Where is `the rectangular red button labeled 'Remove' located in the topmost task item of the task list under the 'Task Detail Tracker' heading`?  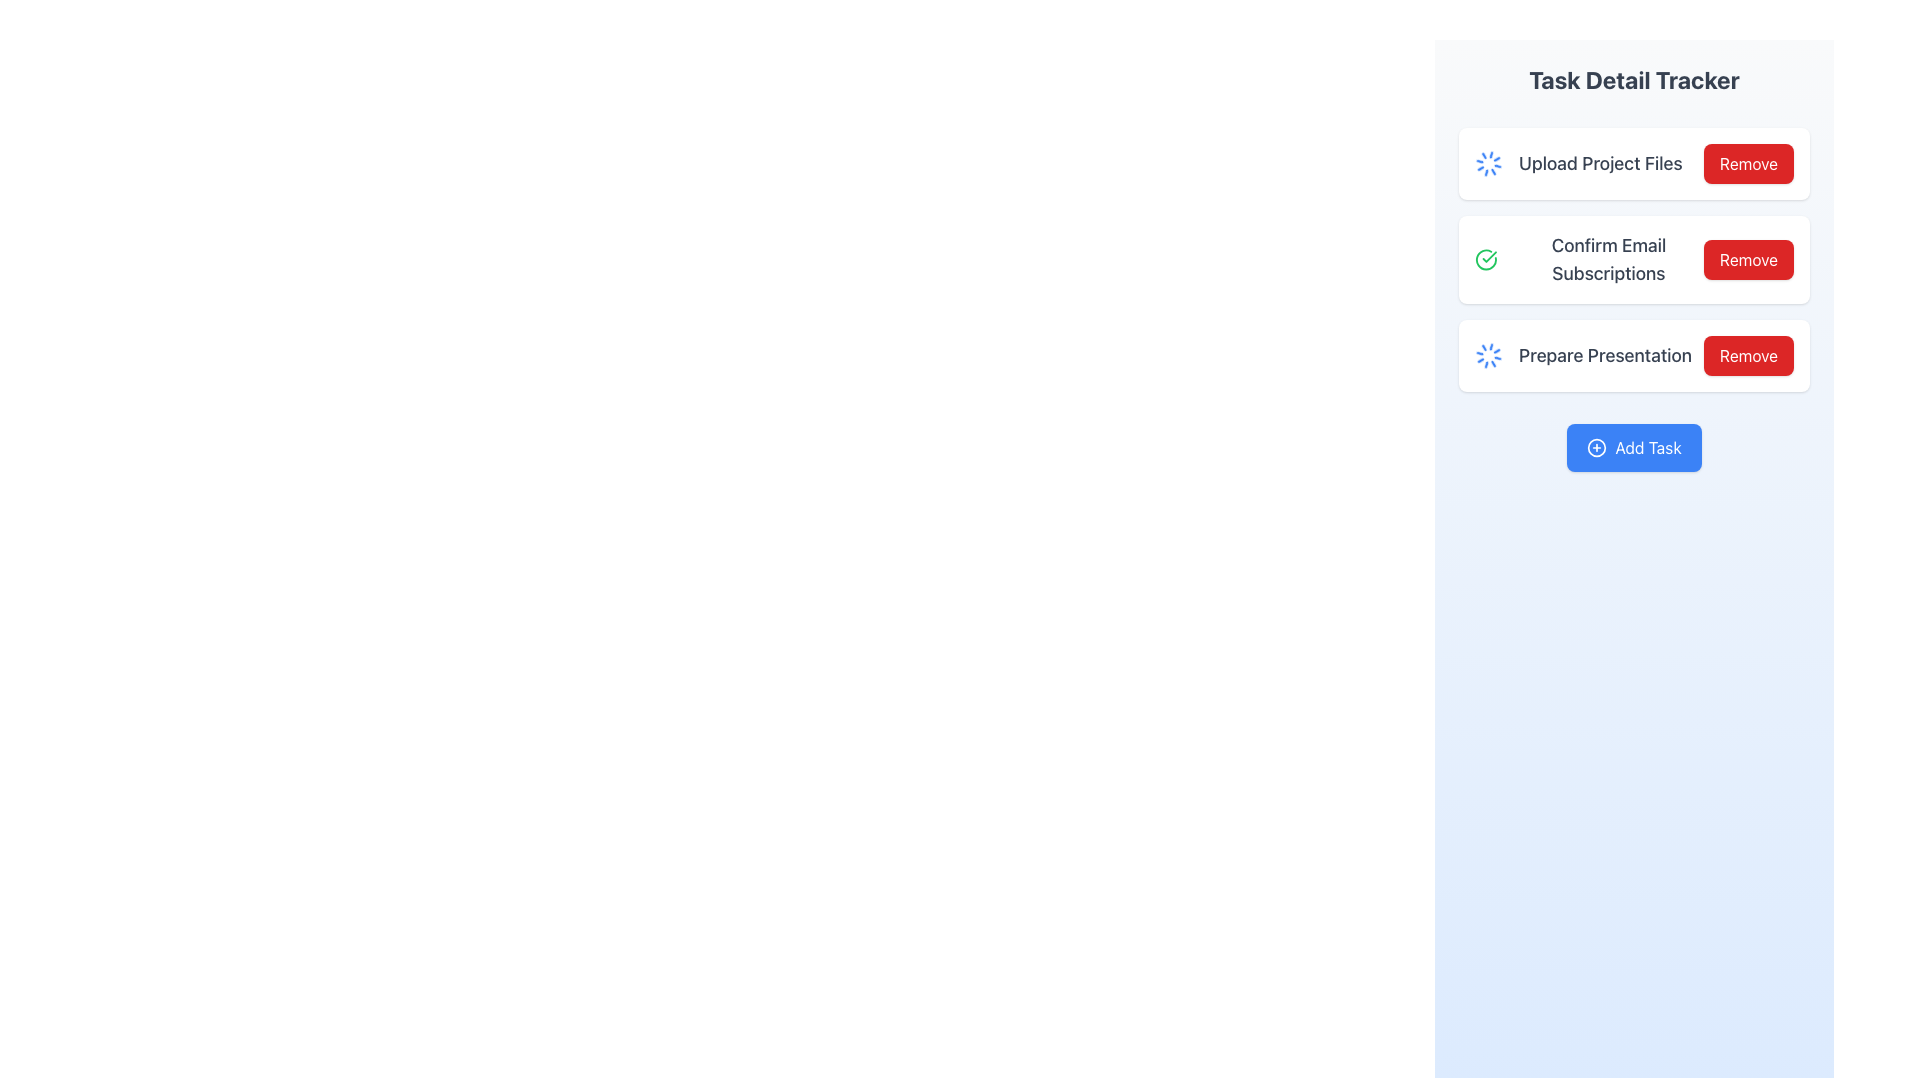
the rectangular red button labeled 'Remove' located in the topmost task item of the task list under the 'Task Detail Tracker' heading is located at coordinates (1747, 163).